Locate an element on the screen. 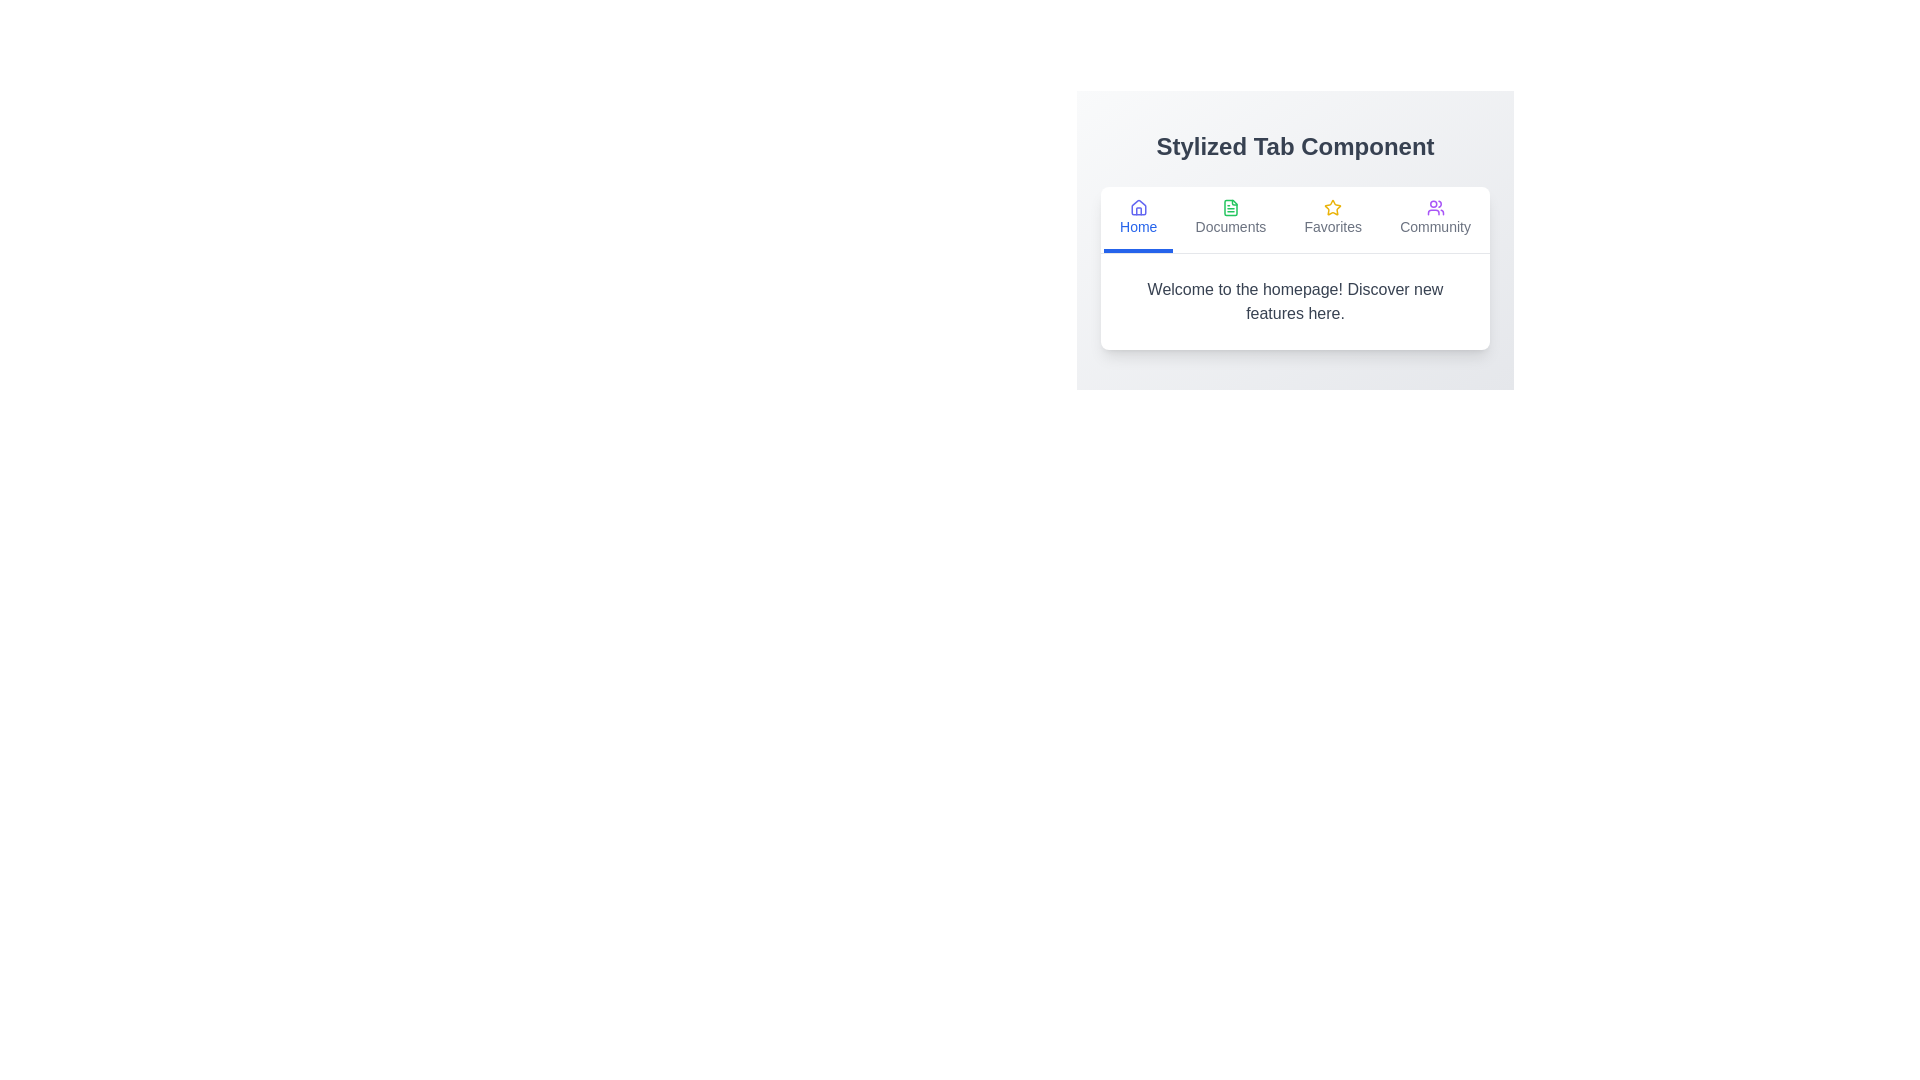  the house-shaped icon outlined in indigo-blue strokes located in the 'Home' tab adjacent to the text 'Home' is located at coordinates (1138, 207).